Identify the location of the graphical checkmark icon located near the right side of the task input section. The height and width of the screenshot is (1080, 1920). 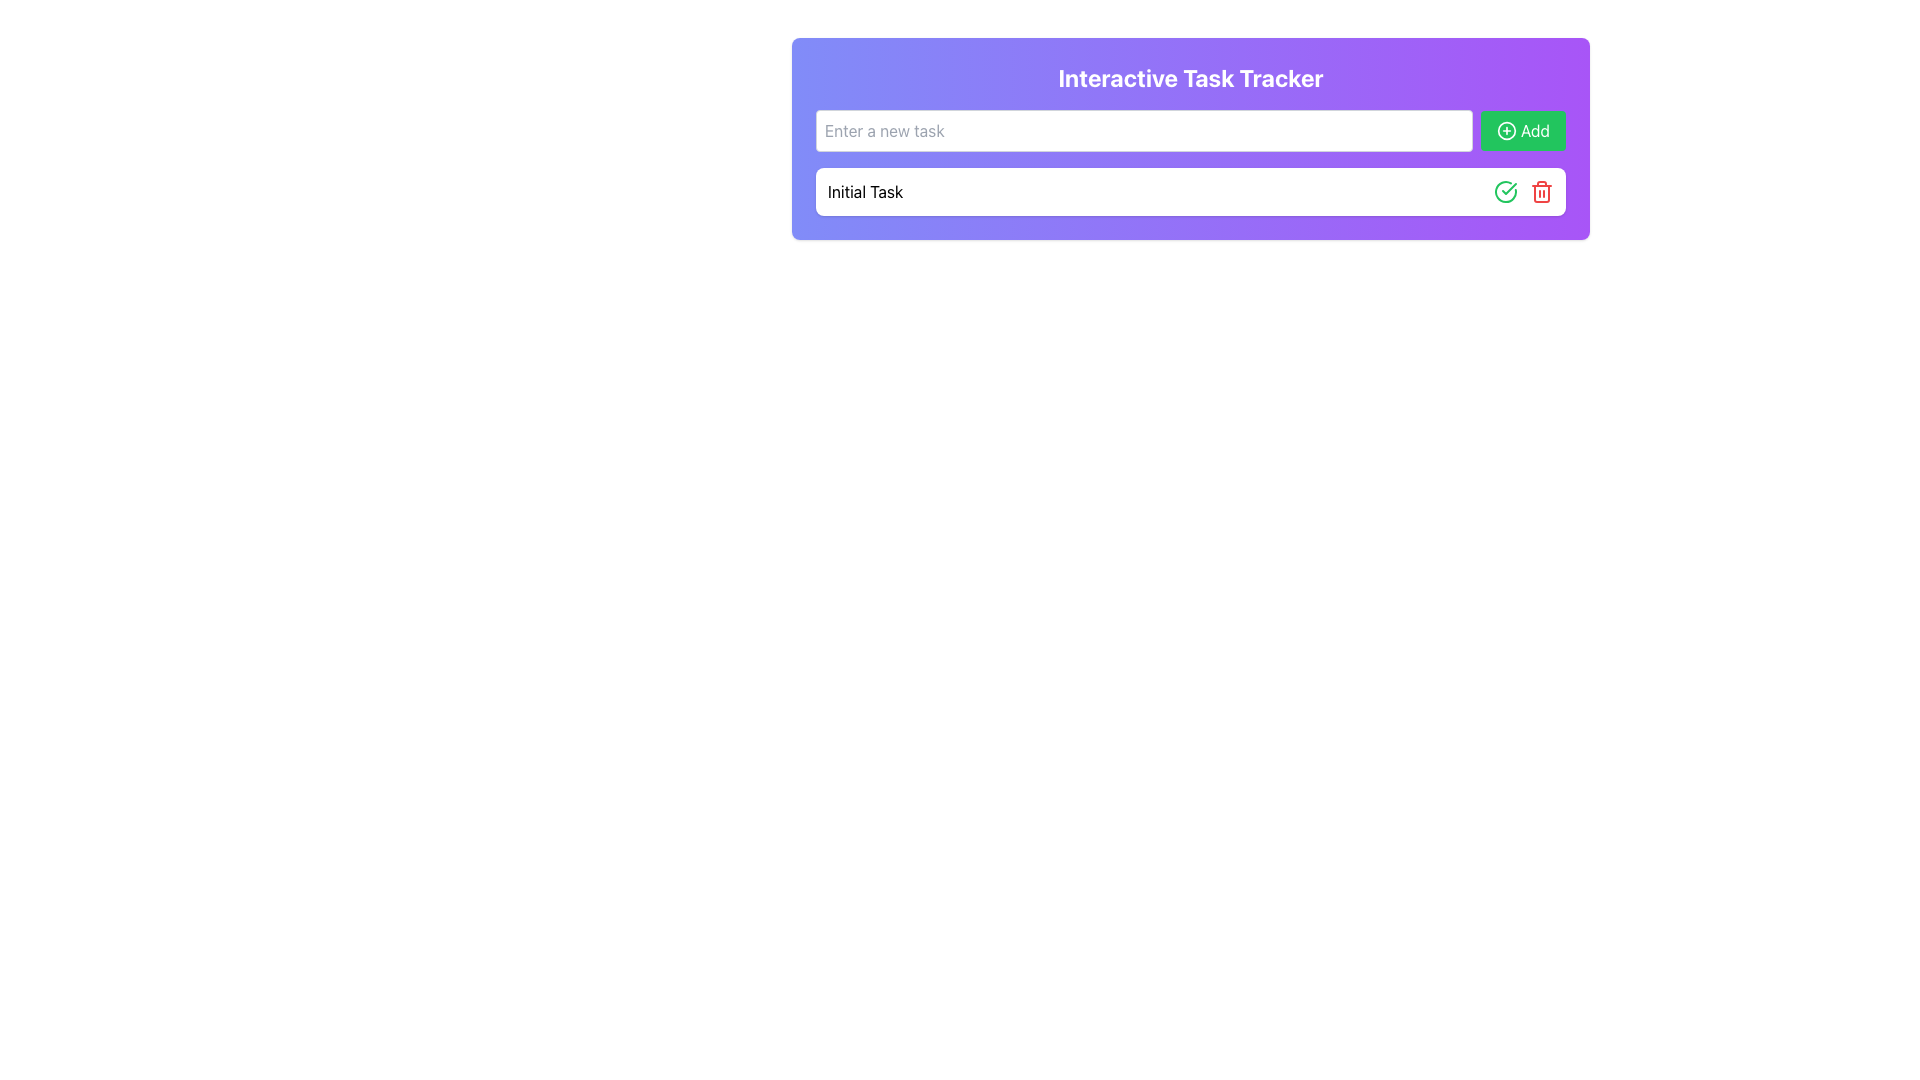
(1509, 189).